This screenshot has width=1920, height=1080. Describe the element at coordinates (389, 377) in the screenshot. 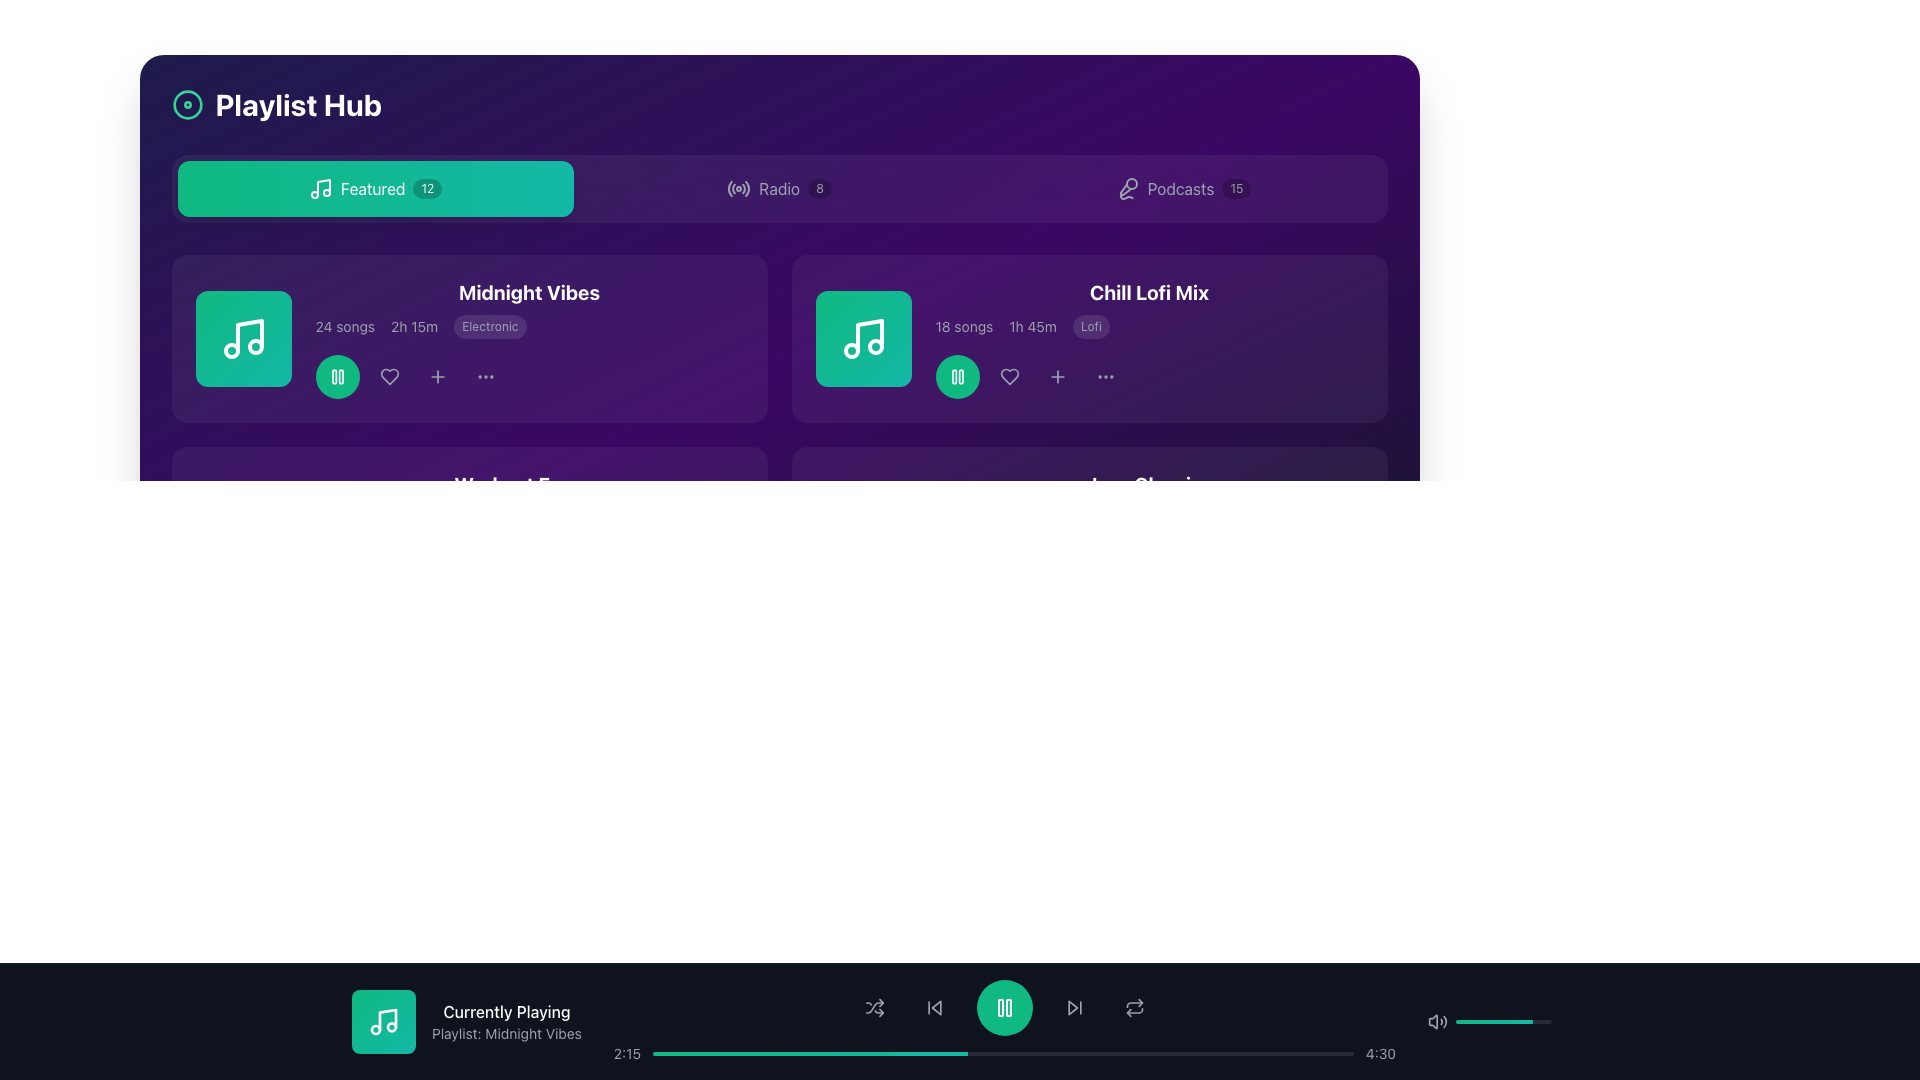

I see `the heart-shaped icon button, which is the second icon from the left in the action buttons group under the 'Midnight Vibes' playlist card` at that location.